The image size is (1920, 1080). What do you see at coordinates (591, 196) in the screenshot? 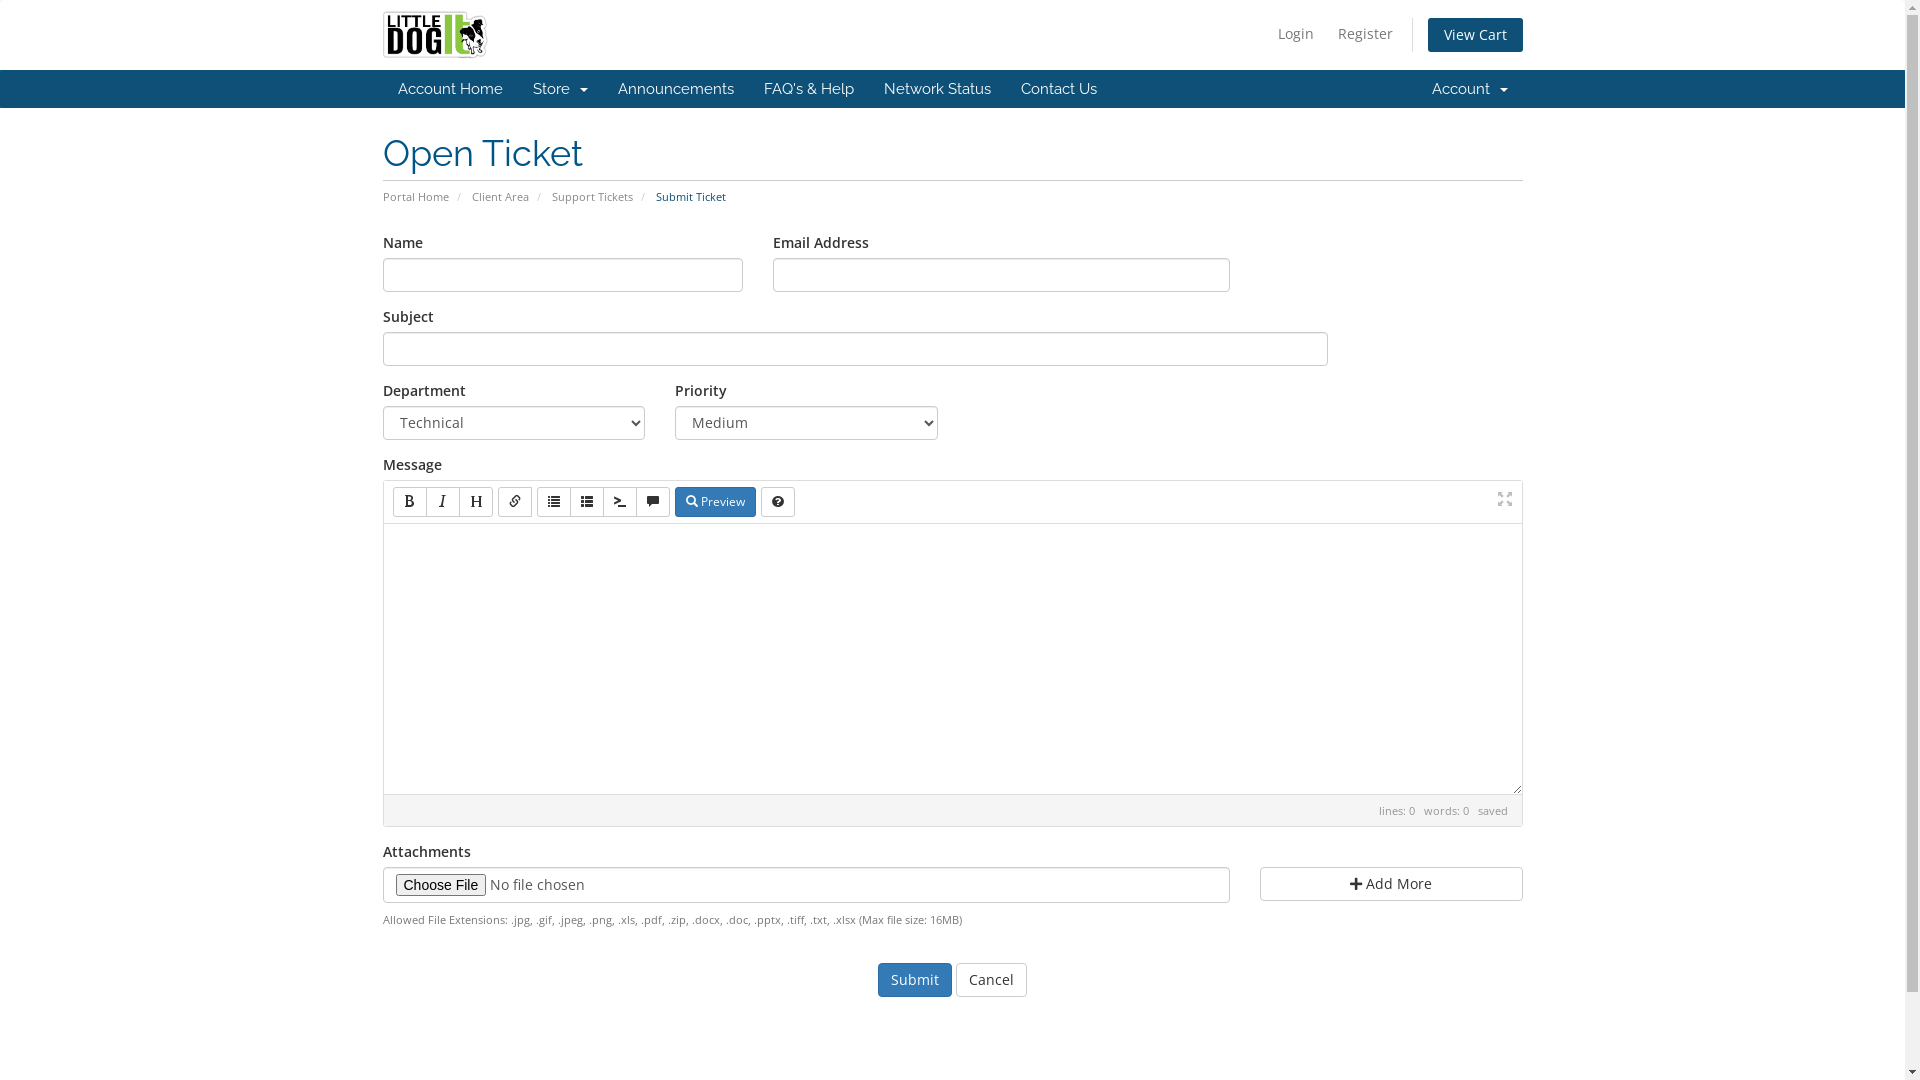
I see `'Support Tickets'` at bounding box center [591, 196].